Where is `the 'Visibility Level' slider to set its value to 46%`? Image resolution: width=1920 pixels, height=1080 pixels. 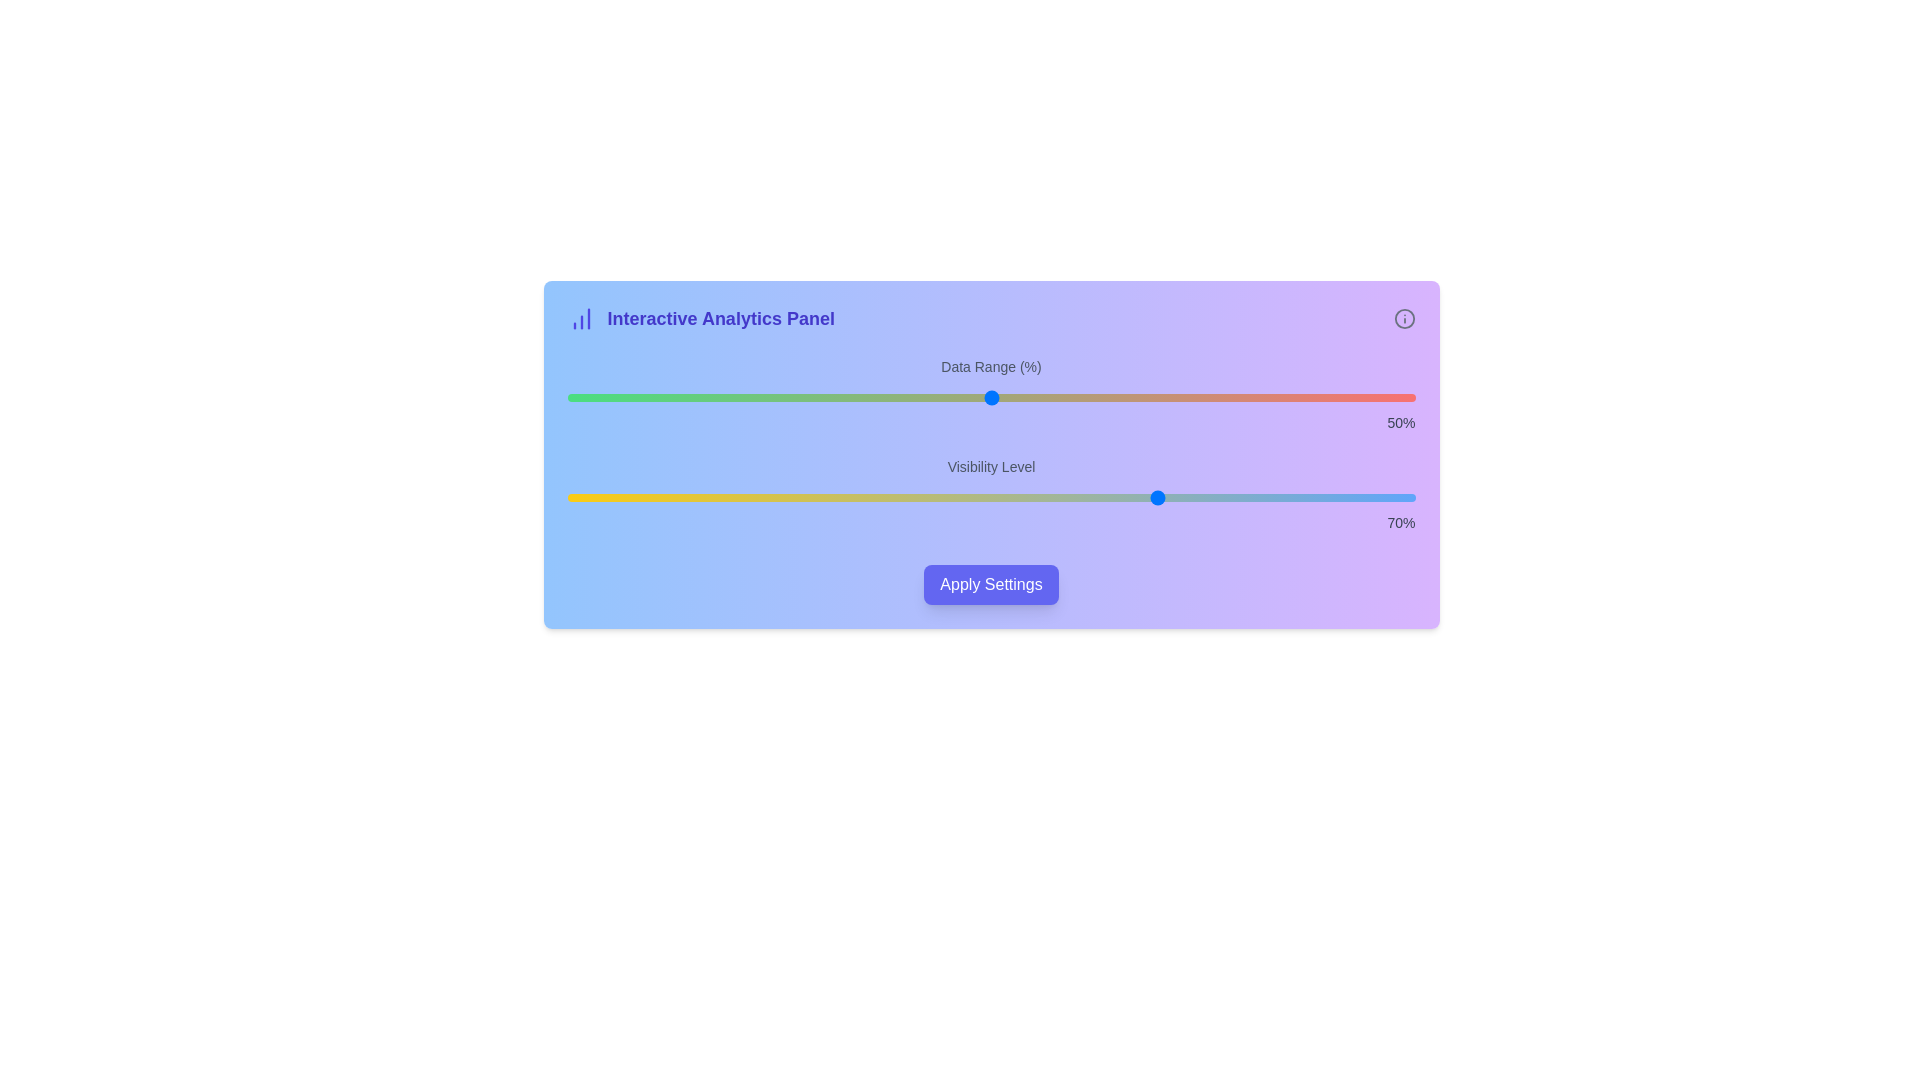
the 'Visibility Level' slider to set its value to 46% is located at coordinates (956, 496).